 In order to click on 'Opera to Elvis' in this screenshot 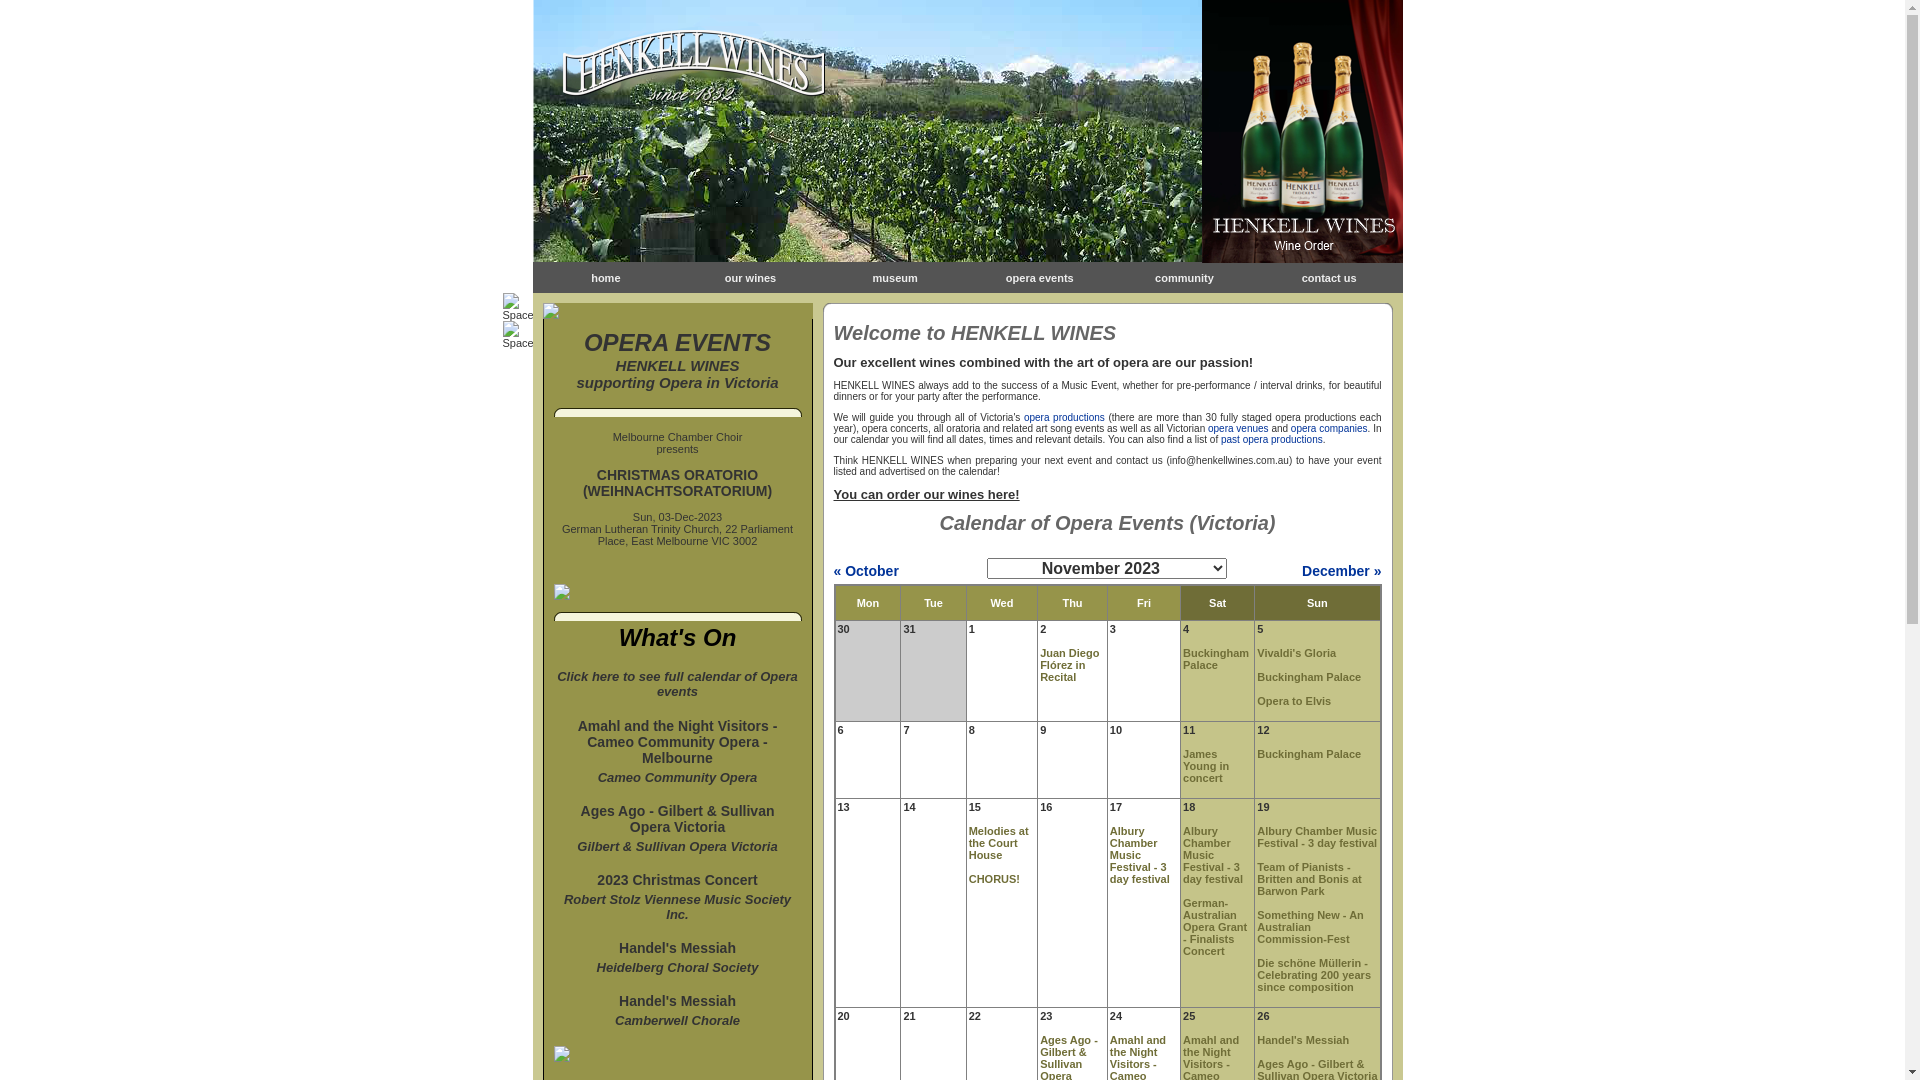, I will do `click(1294, 700)`.